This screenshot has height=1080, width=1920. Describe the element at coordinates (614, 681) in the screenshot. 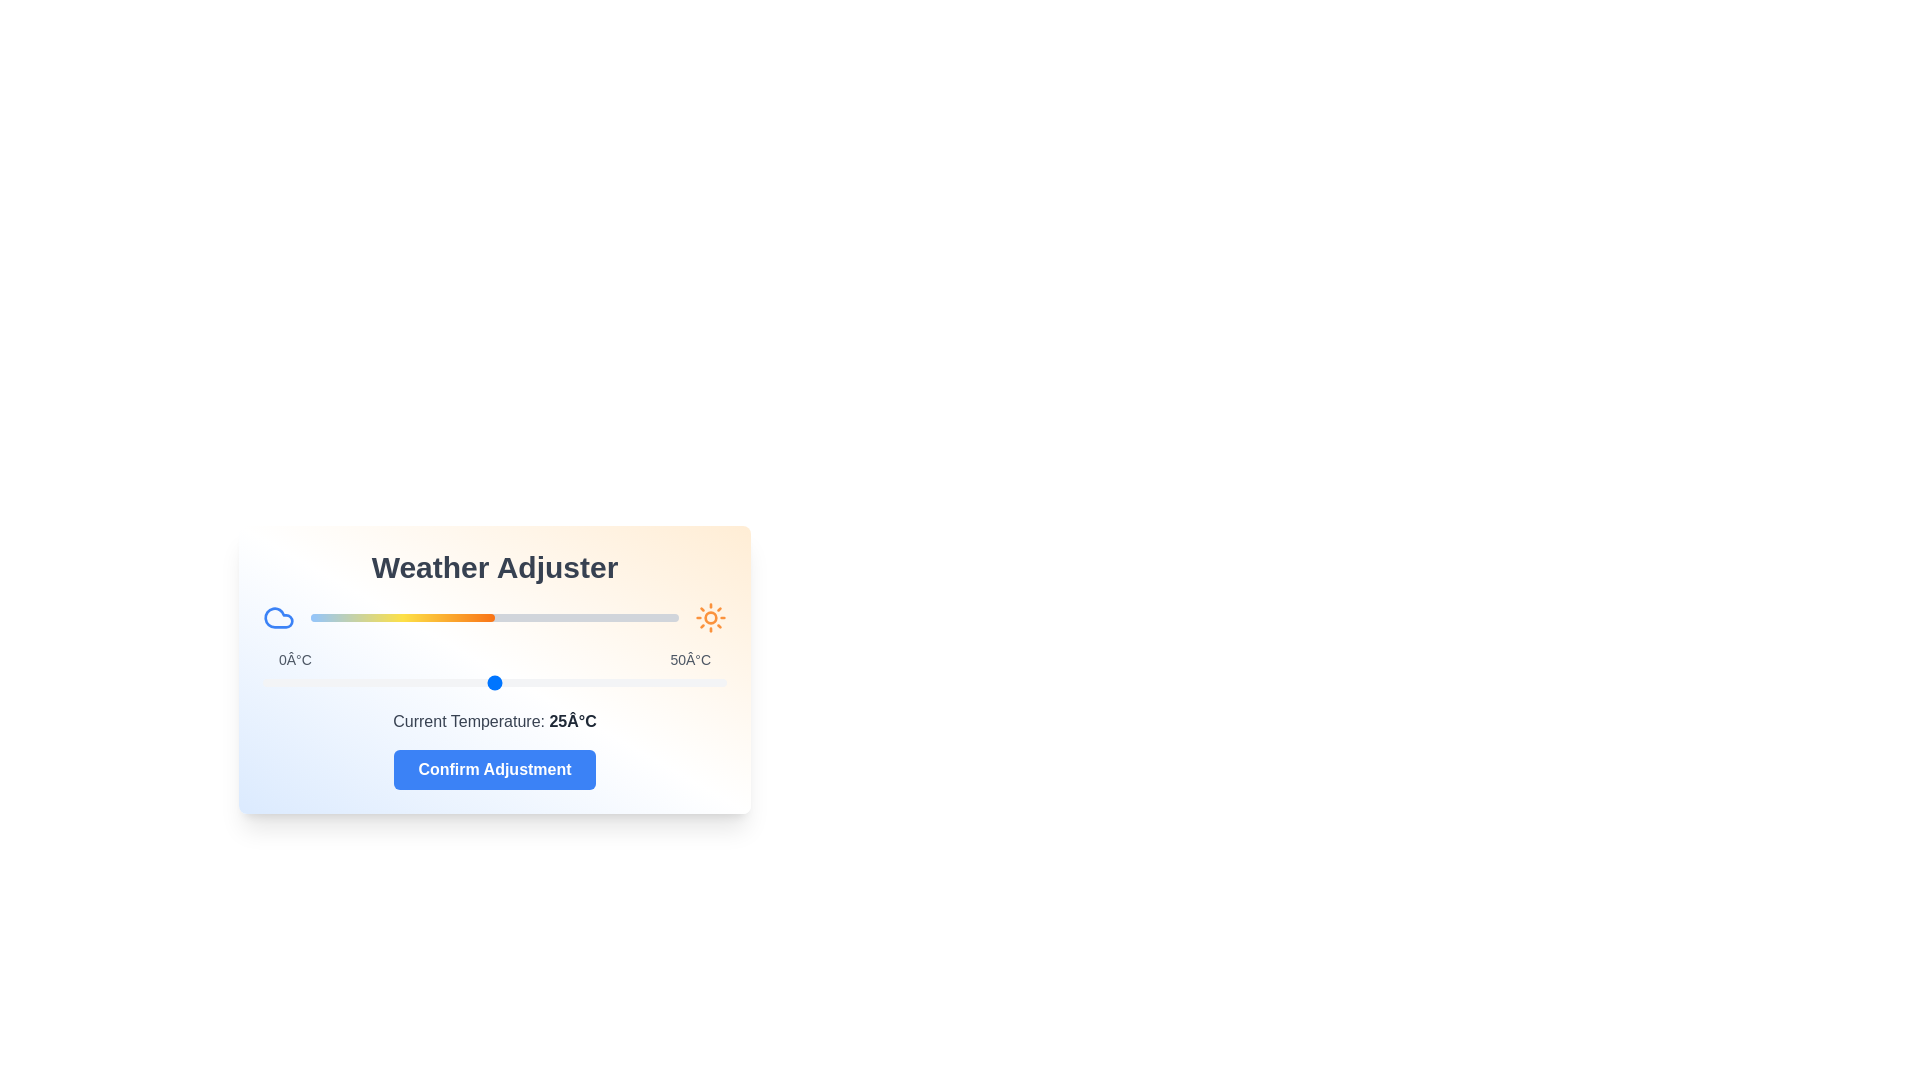

I see `the temperature slider to set the temperature to 38°C` at that location.